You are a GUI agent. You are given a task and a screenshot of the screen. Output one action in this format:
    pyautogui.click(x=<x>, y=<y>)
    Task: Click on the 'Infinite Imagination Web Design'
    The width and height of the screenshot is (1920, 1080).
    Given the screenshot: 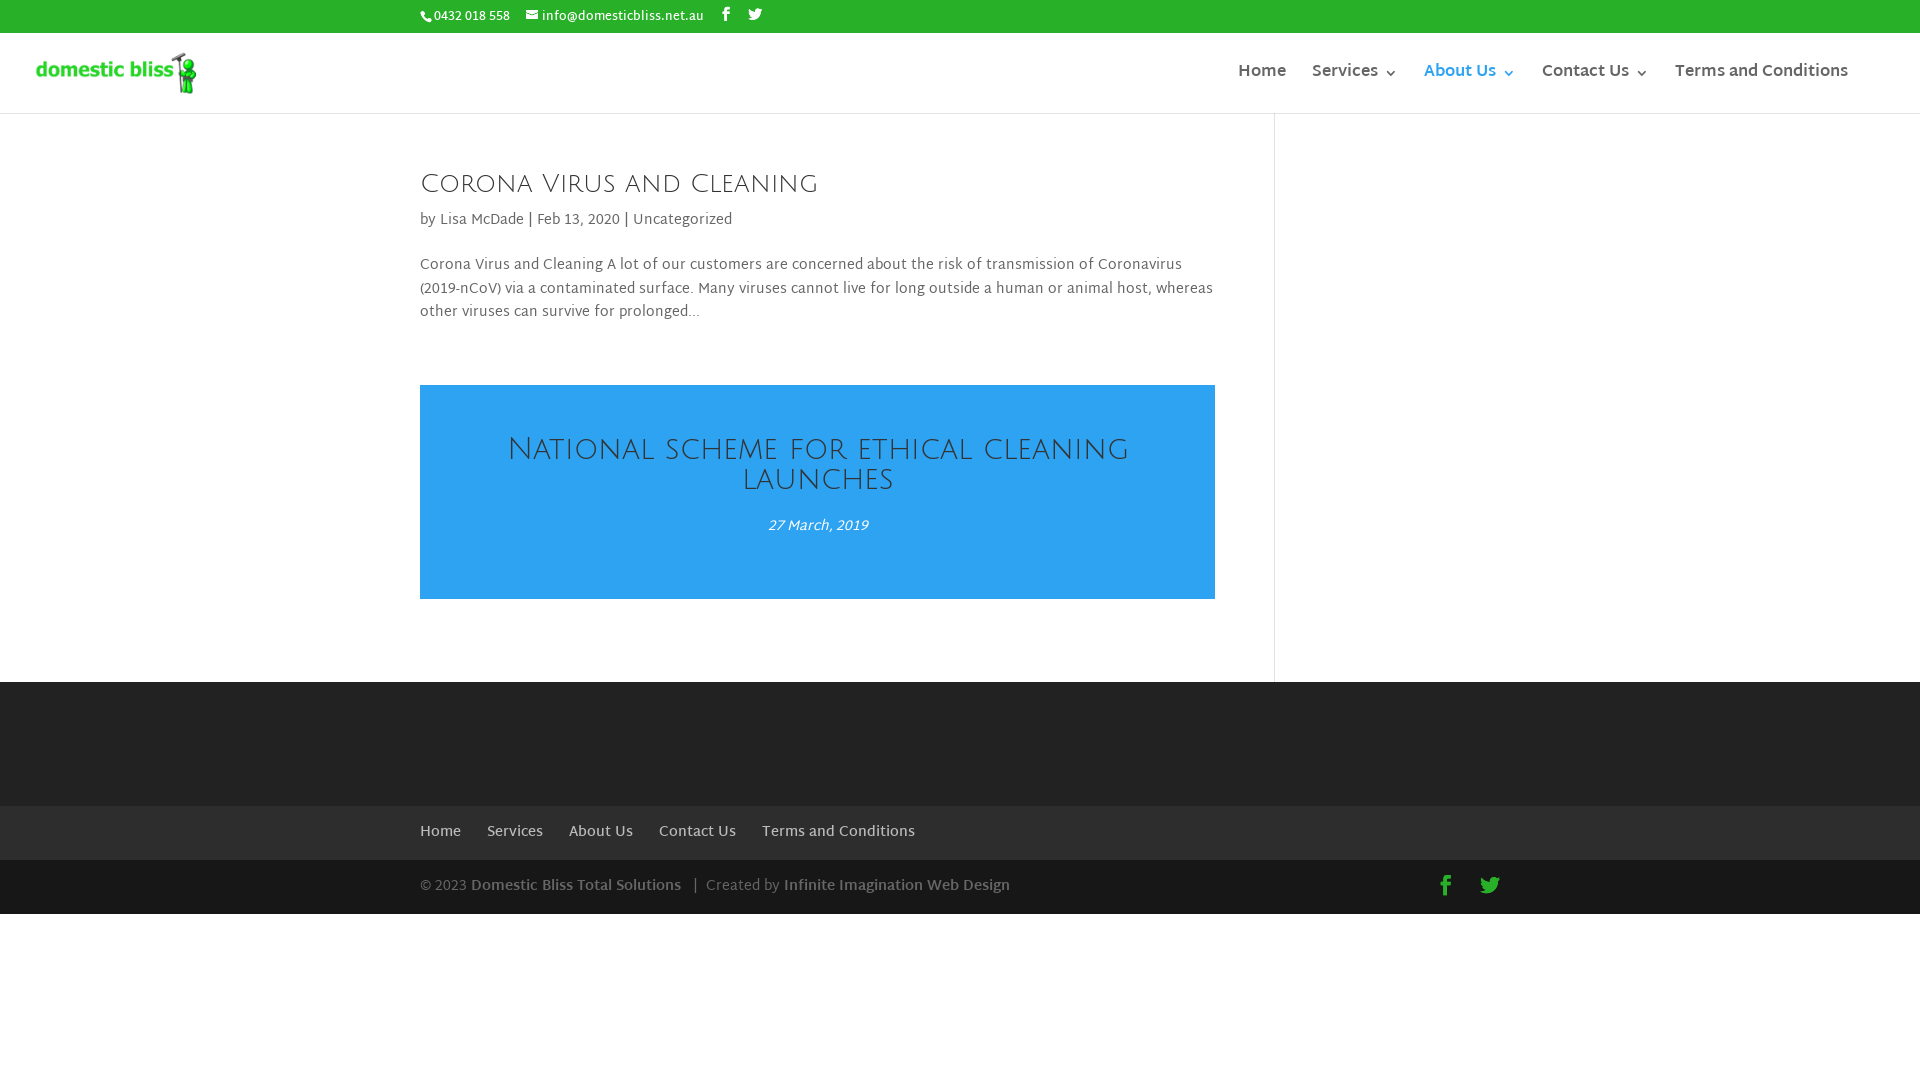 What is the action you would take?
    pyautogui.click(x=896, y=885)
    